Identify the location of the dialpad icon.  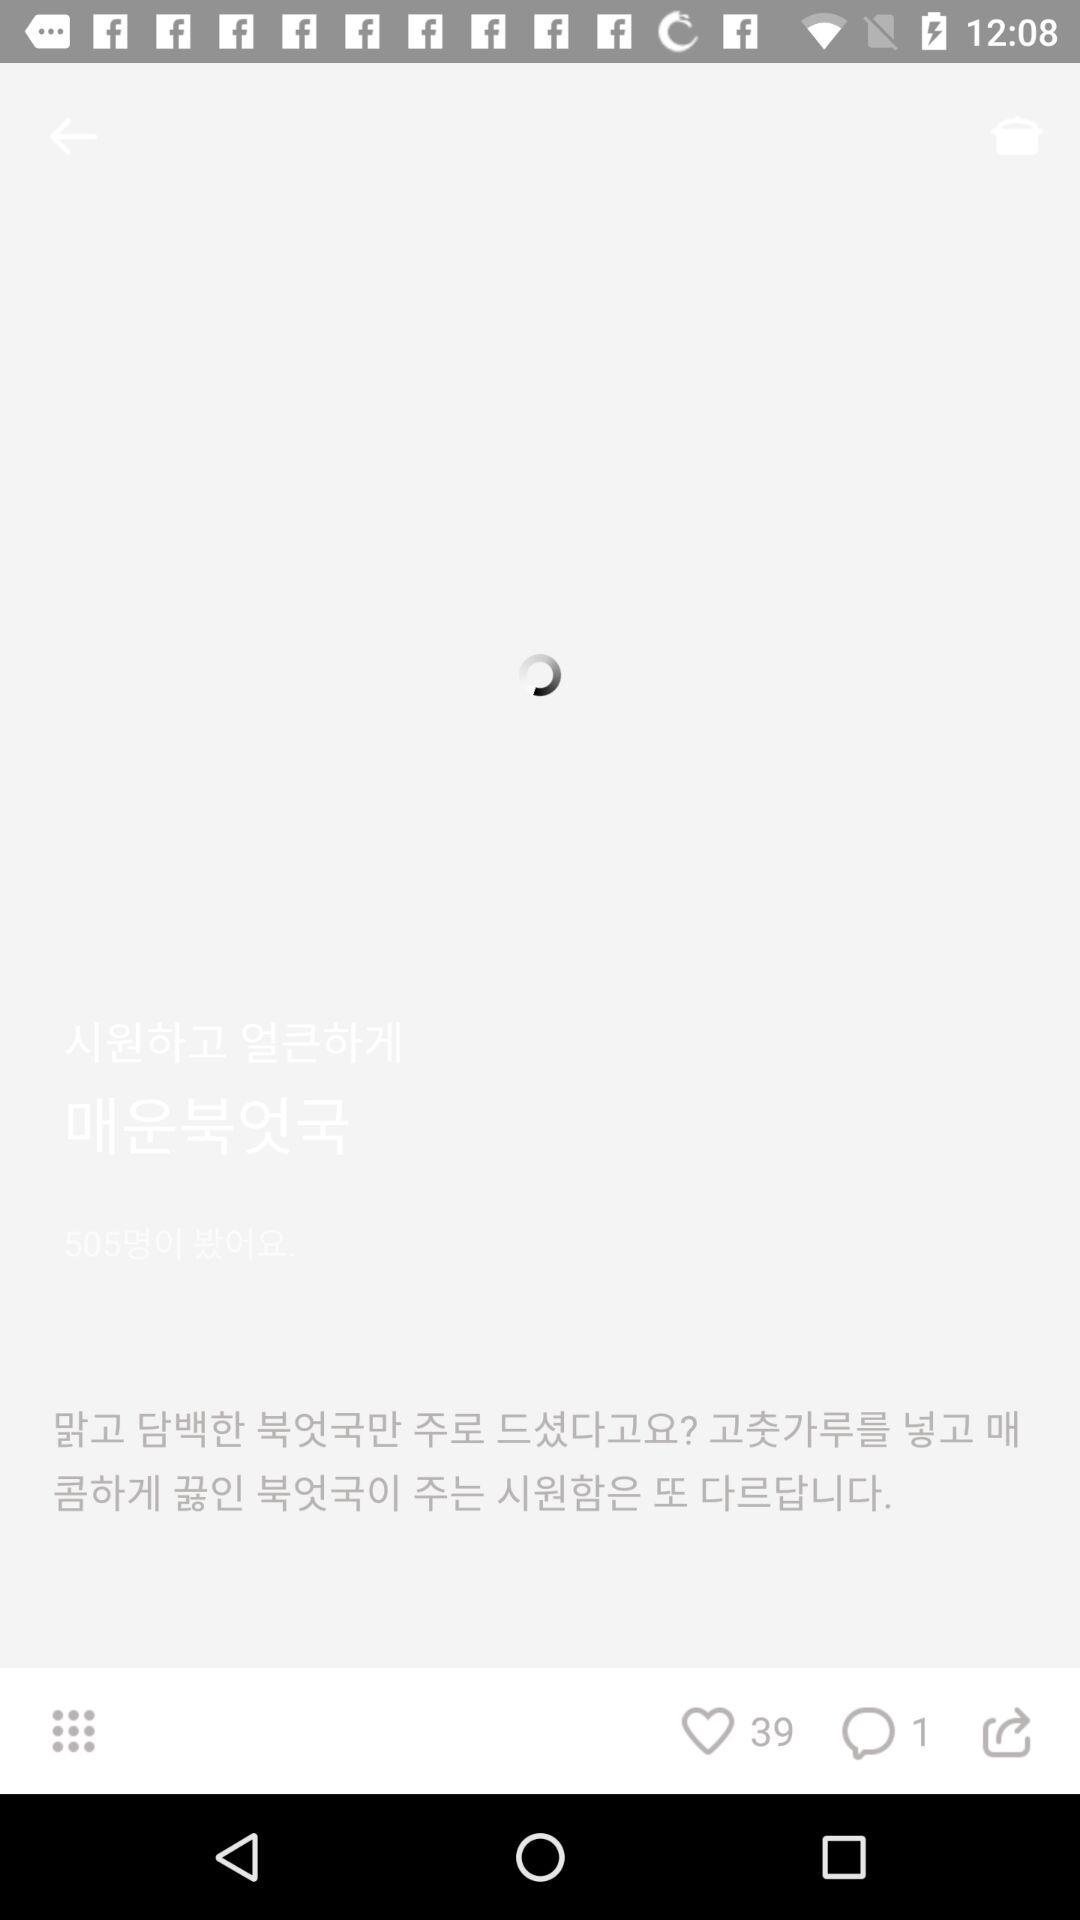
(72, 1730).